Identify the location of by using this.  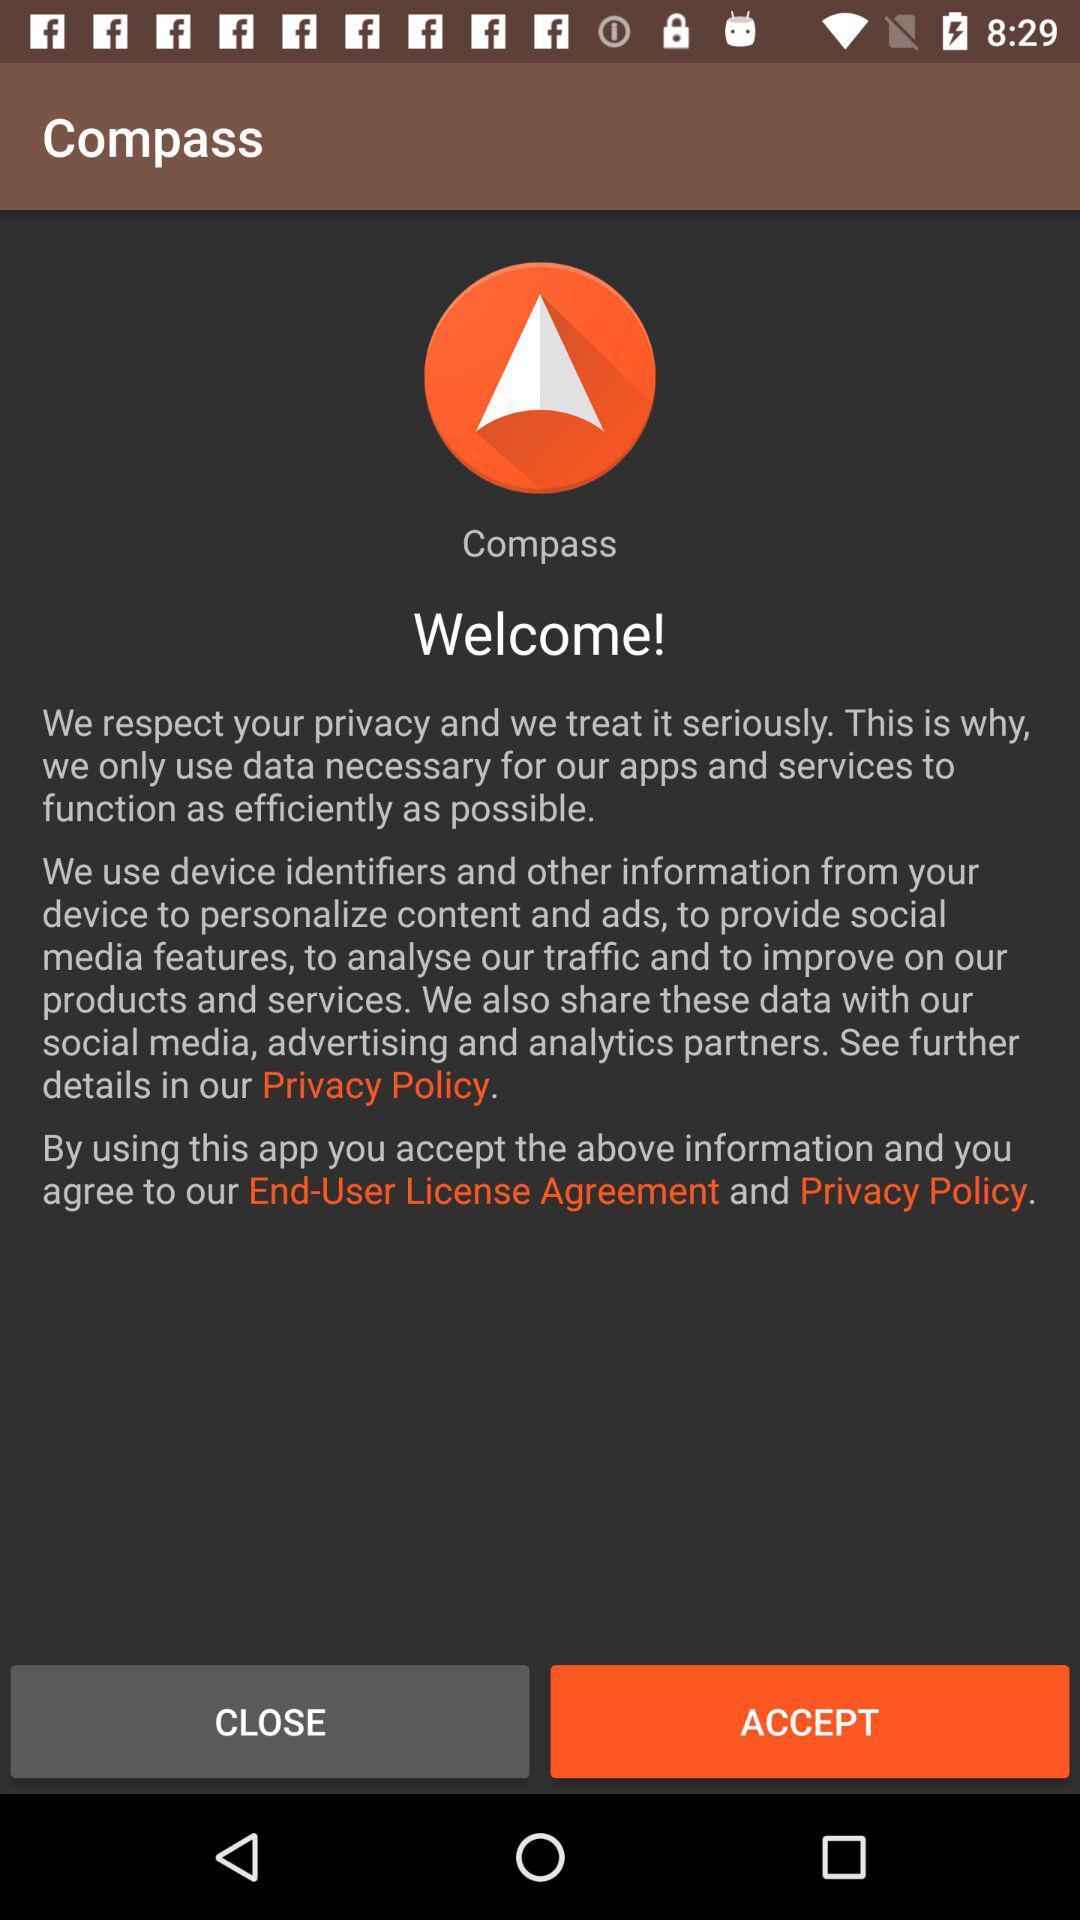
(540, 1168).